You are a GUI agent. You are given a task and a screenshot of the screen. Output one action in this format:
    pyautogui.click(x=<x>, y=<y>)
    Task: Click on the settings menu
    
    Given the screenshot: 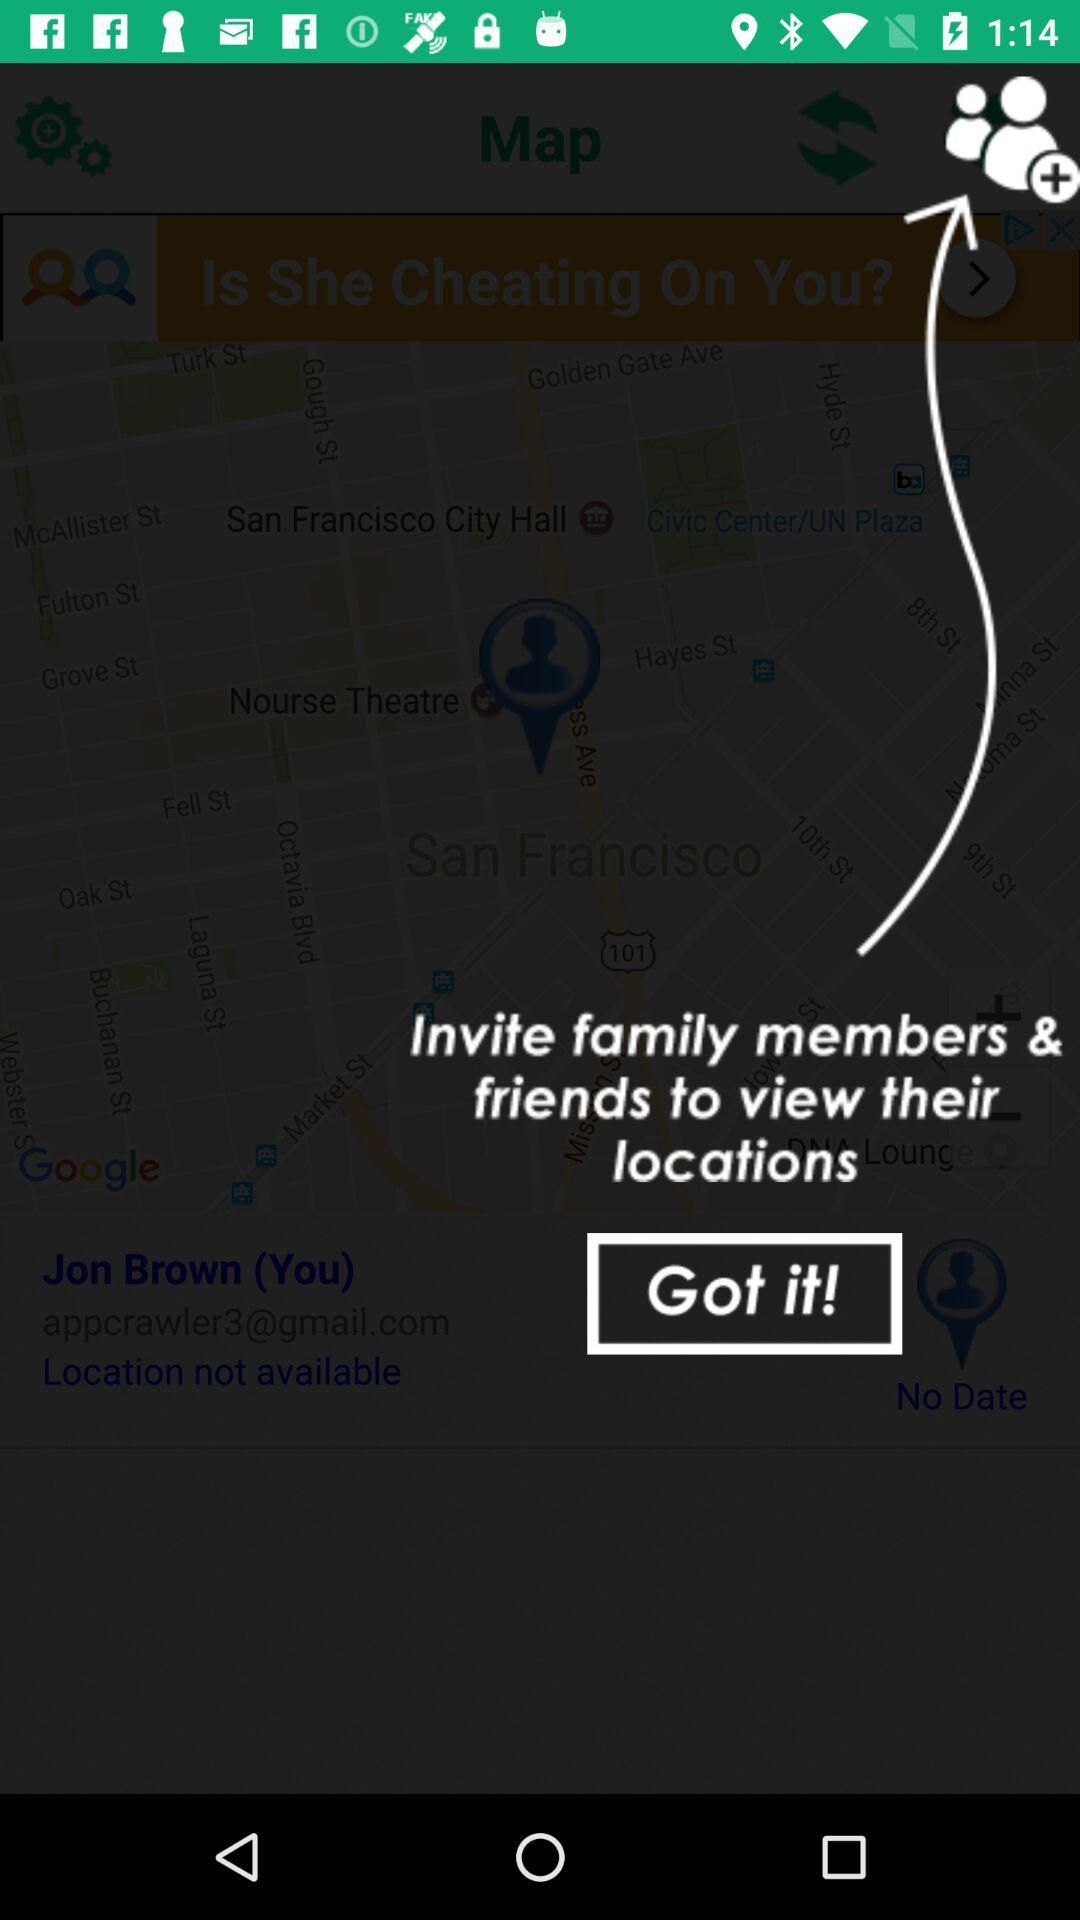 What is the action you would take?
    pyautogui.click(x=61, y=135)
    